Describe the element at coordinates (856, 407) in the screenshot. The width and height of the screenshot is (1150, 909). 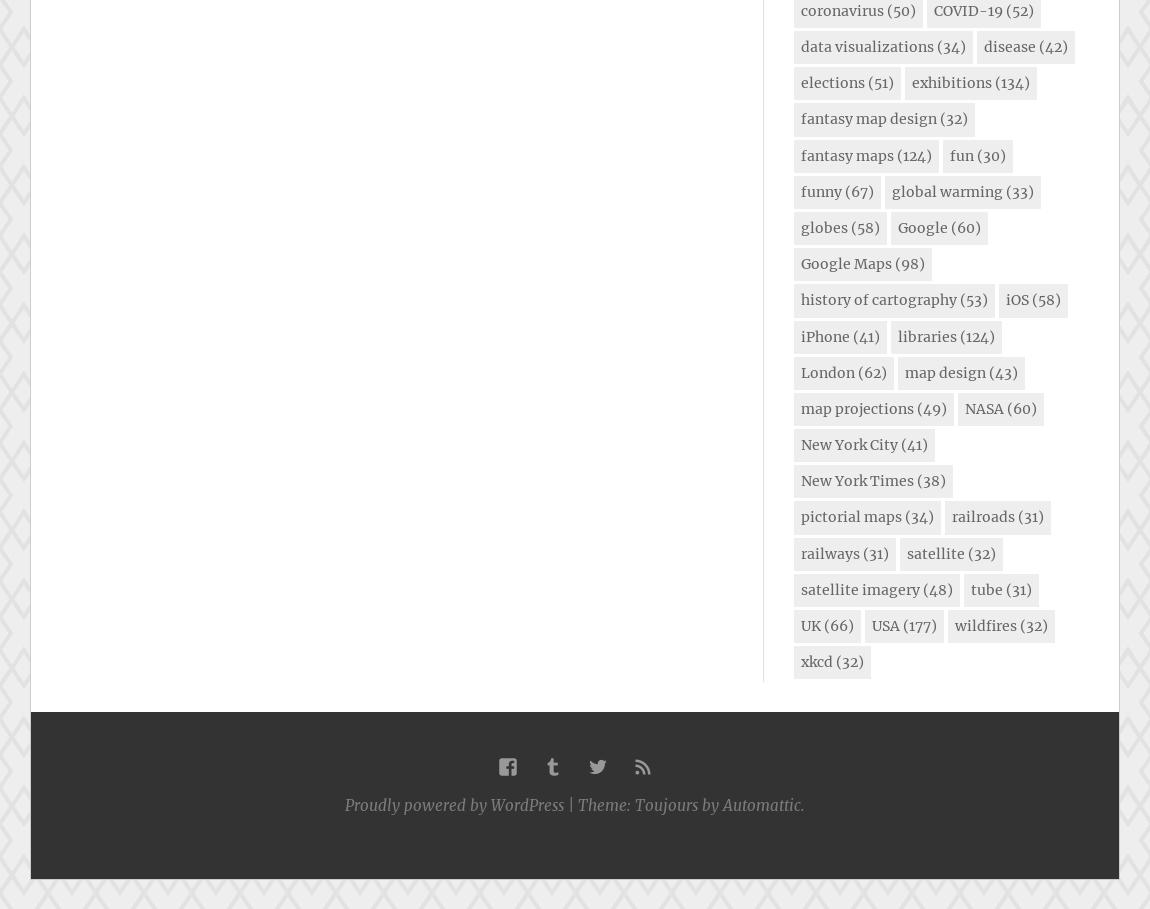
I see `'map projections'` at that location.